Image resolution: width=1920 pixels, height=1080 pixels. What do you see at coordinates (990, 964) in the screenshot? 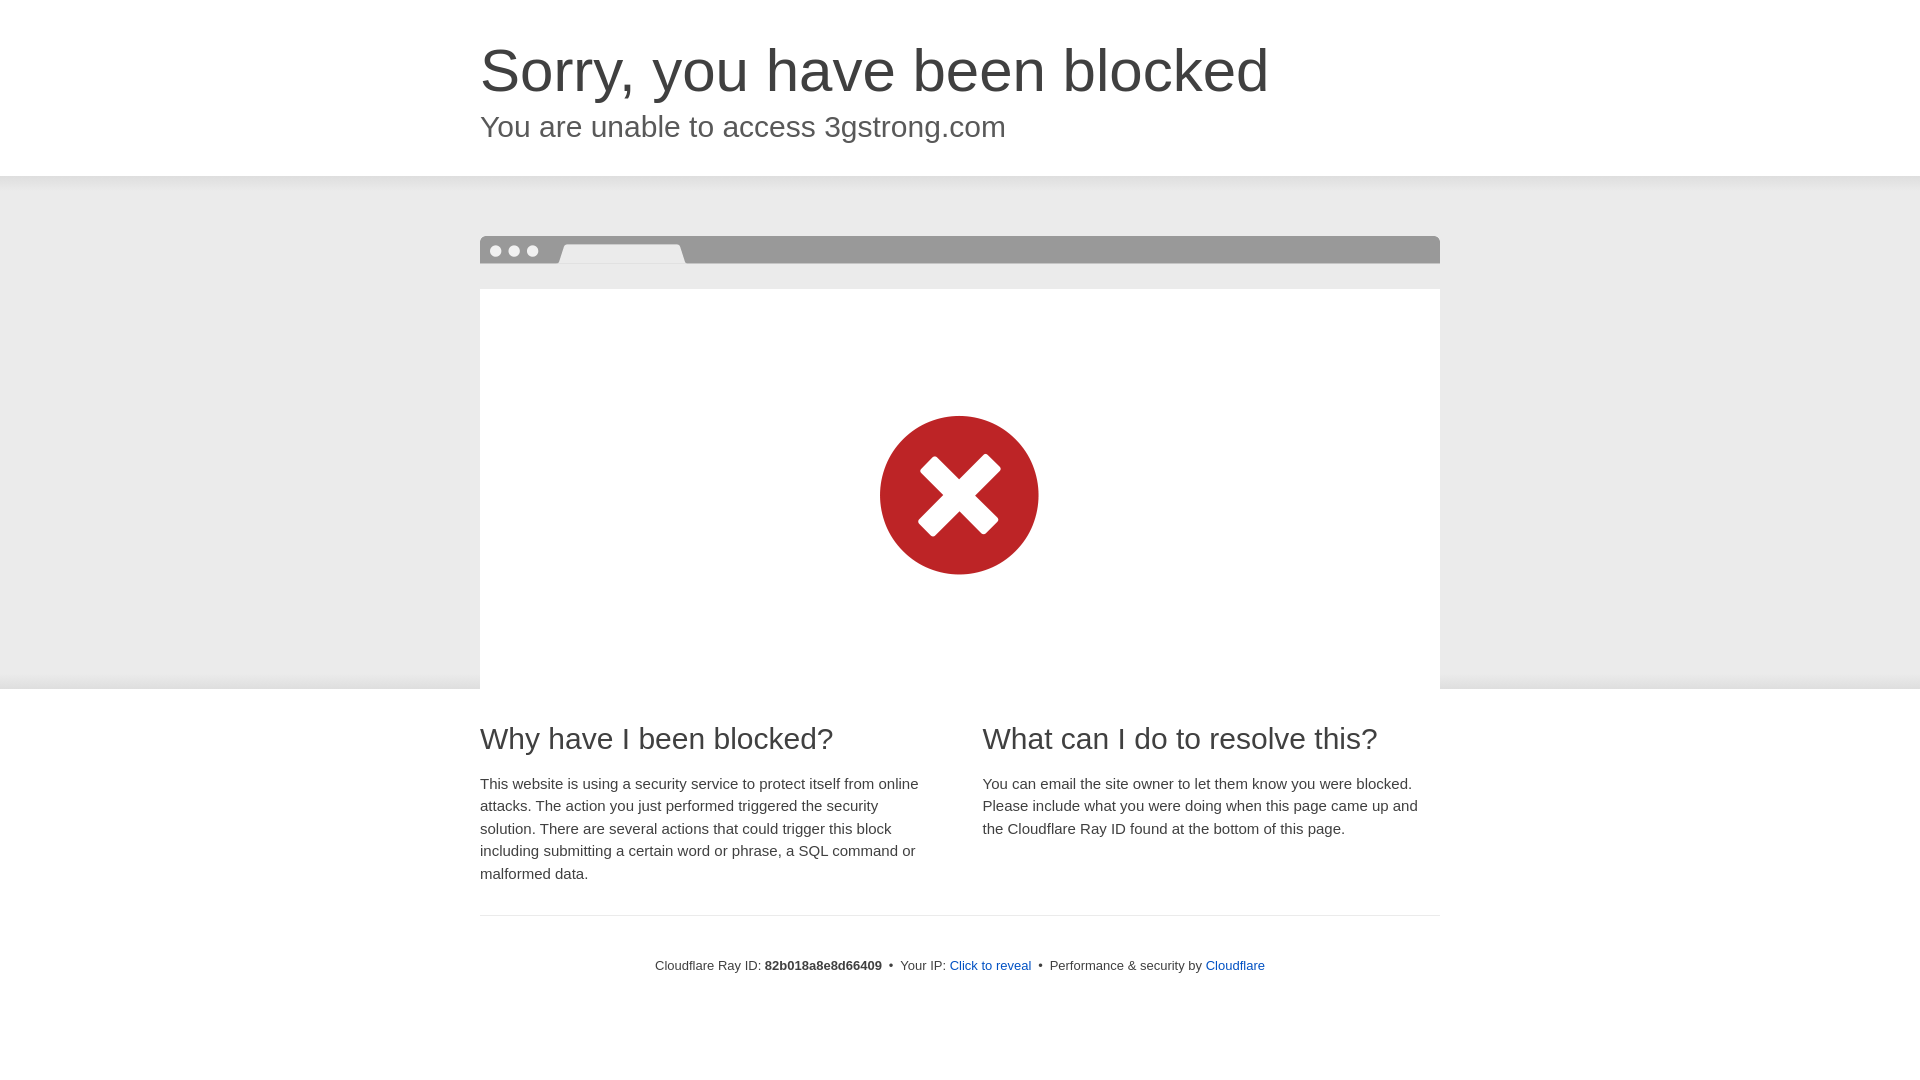
I see `'Click to reveal'` at bounding box center [990, 964].